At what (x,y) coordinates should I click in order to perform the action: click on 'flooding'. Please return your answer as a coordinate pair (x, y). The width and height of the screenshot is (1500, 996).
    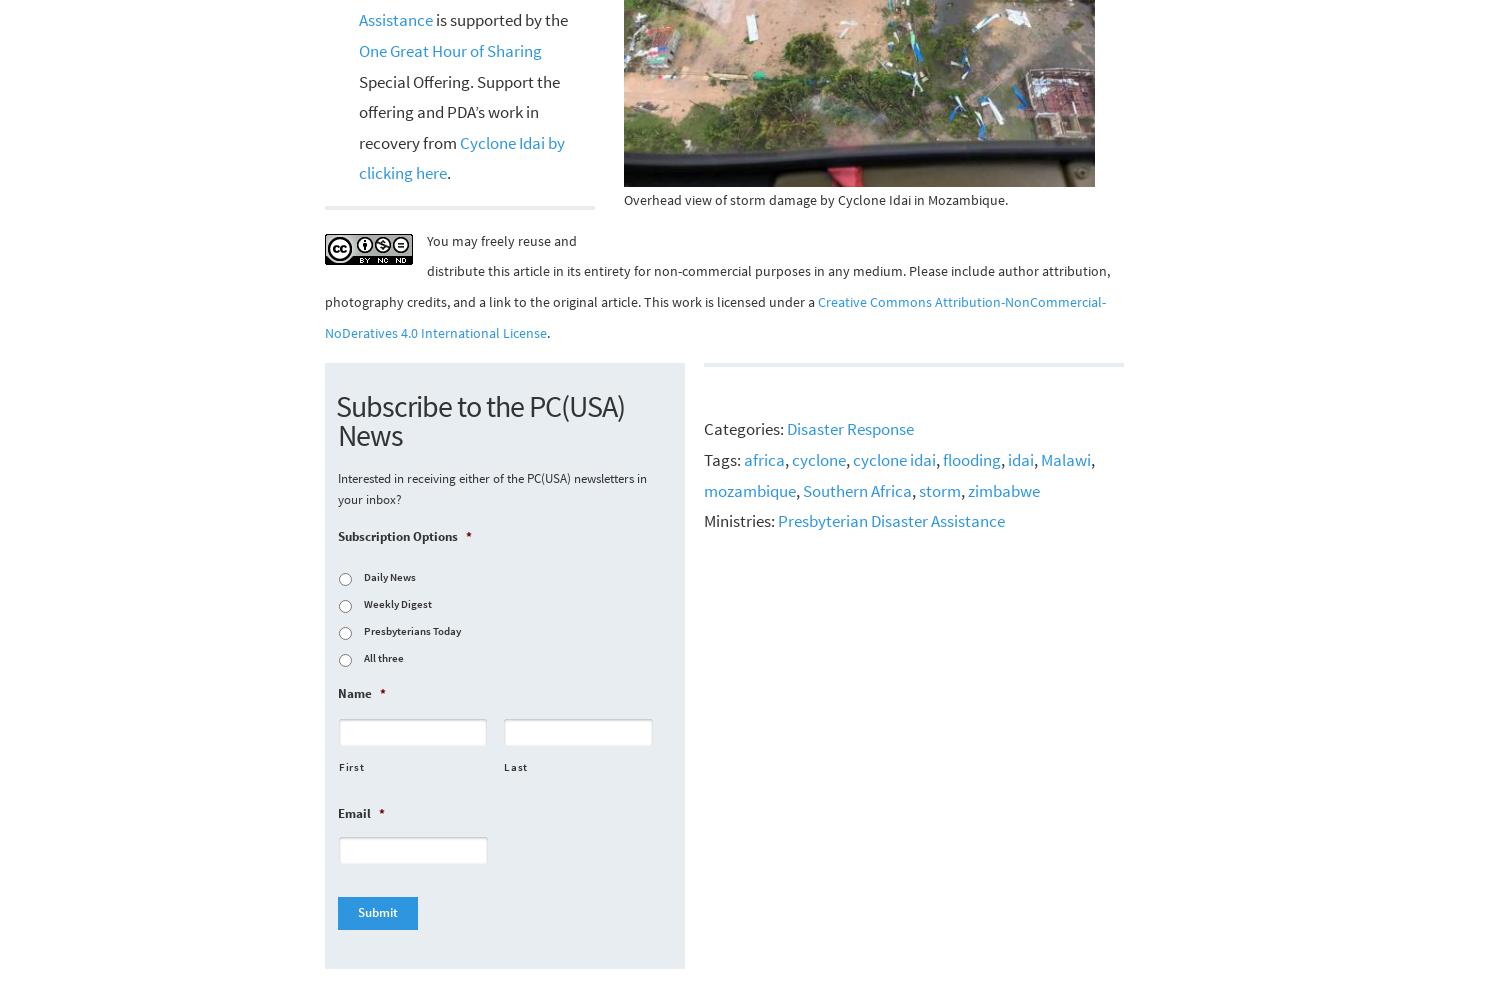
    Looking at the image, I should click on (969, 458).